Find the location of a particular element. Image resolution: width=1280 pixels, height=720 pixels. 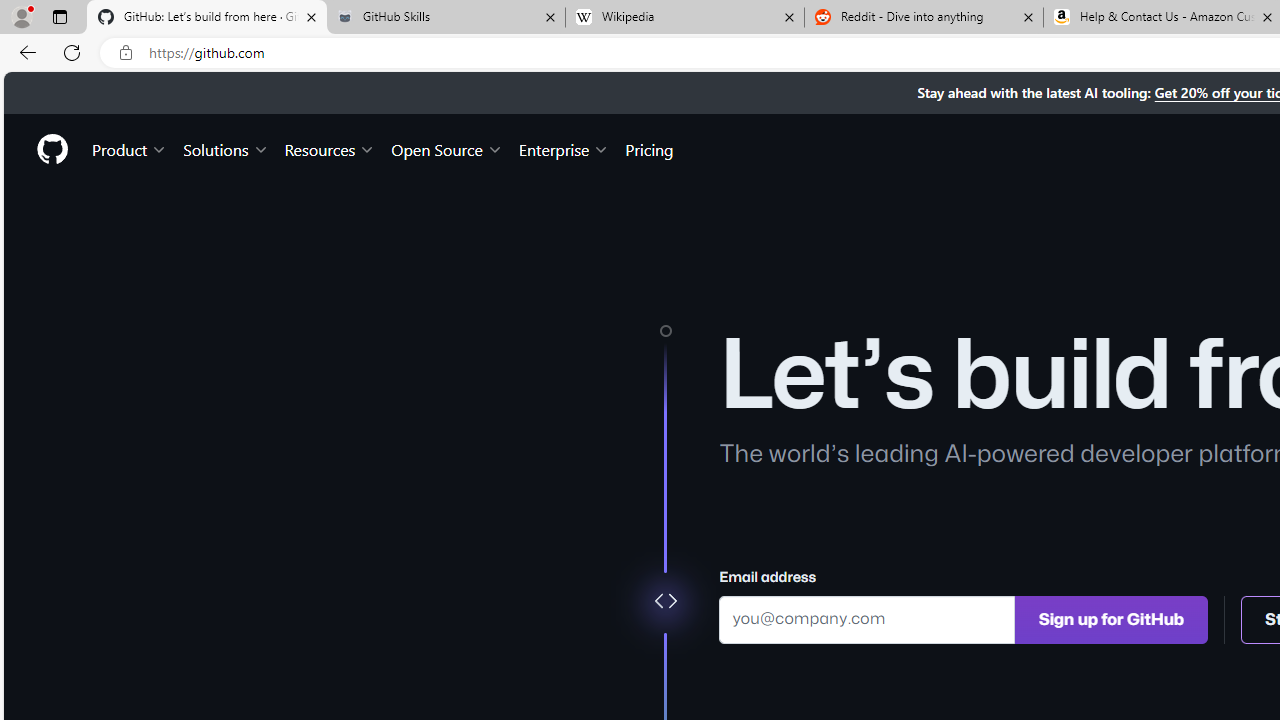

'Reddit - Dive into anything' is located at coordinates (923, 17).